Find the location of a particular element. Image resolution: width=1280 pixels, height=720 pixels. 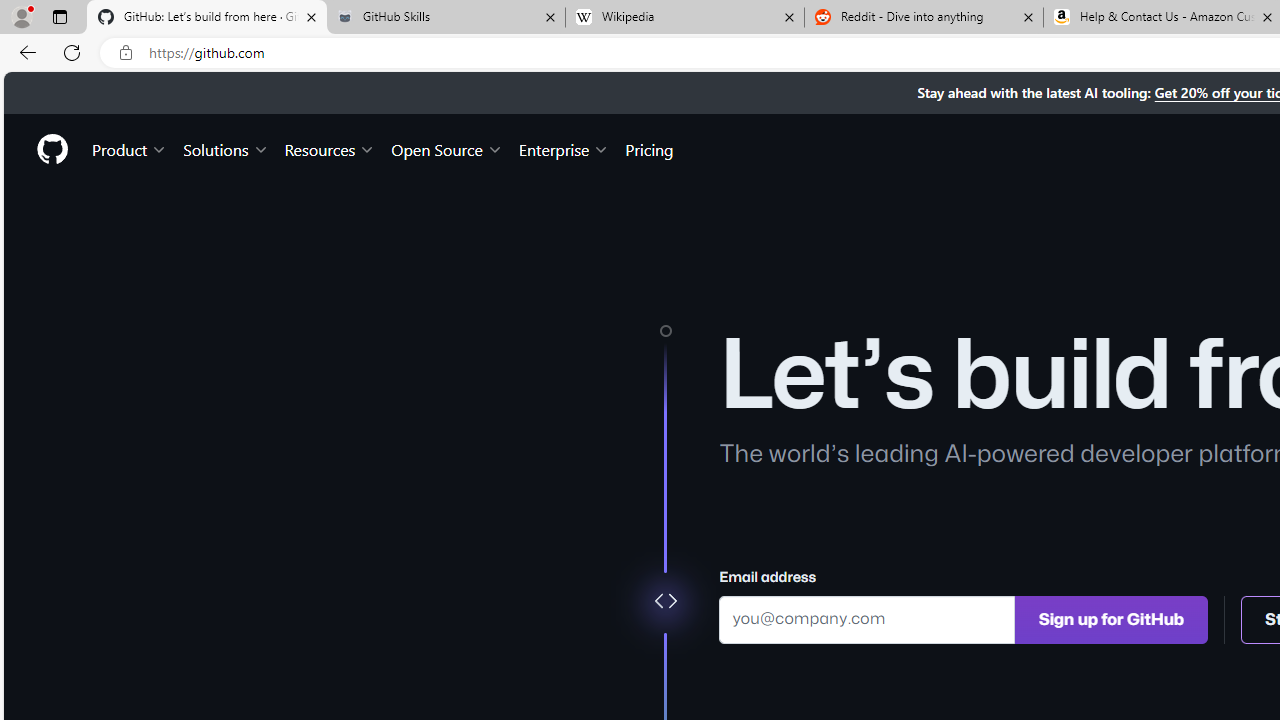

'Reddit - Dive into anything' is located at coordinates (923, 17).